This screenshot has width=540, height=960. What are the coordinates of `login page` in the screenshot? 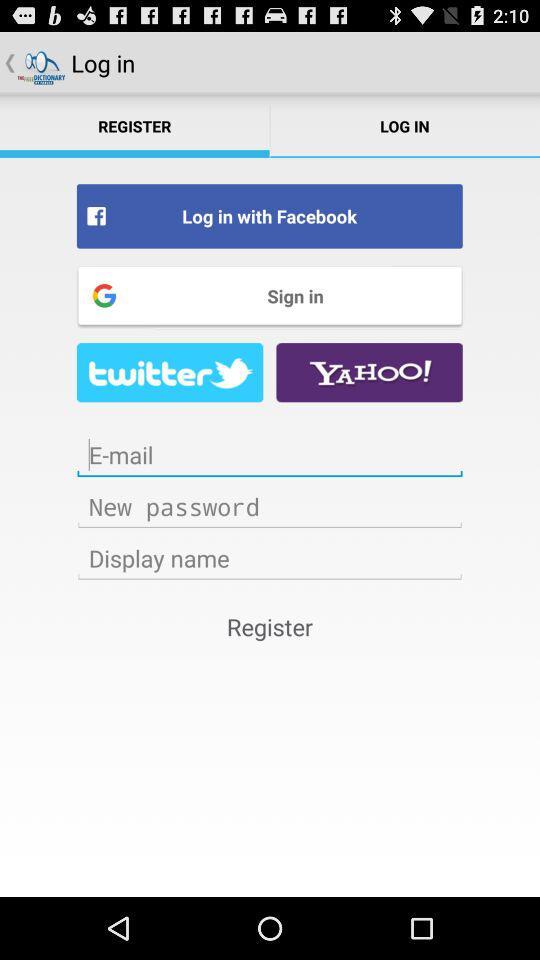 It's located at (270, 558).